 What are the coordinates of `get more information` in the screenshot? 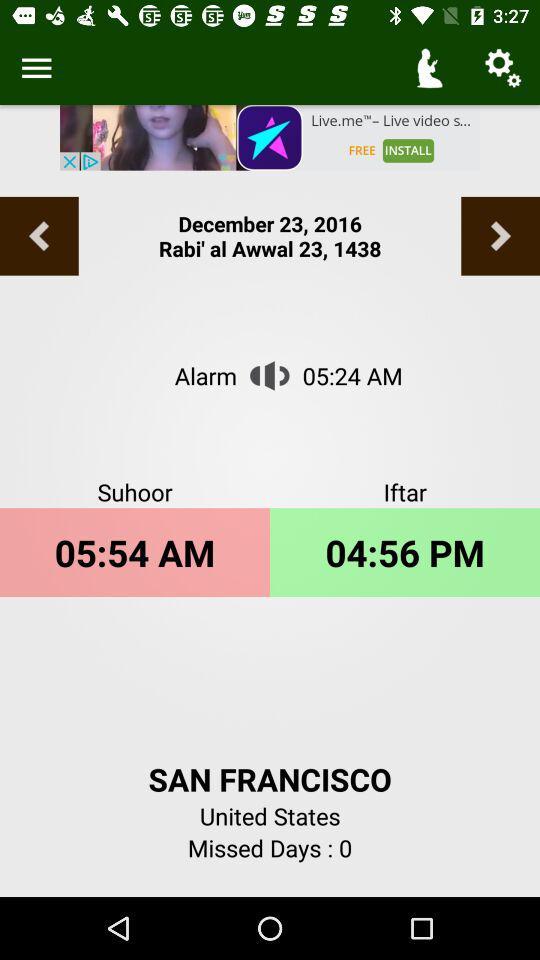 It's located at (36, 68).